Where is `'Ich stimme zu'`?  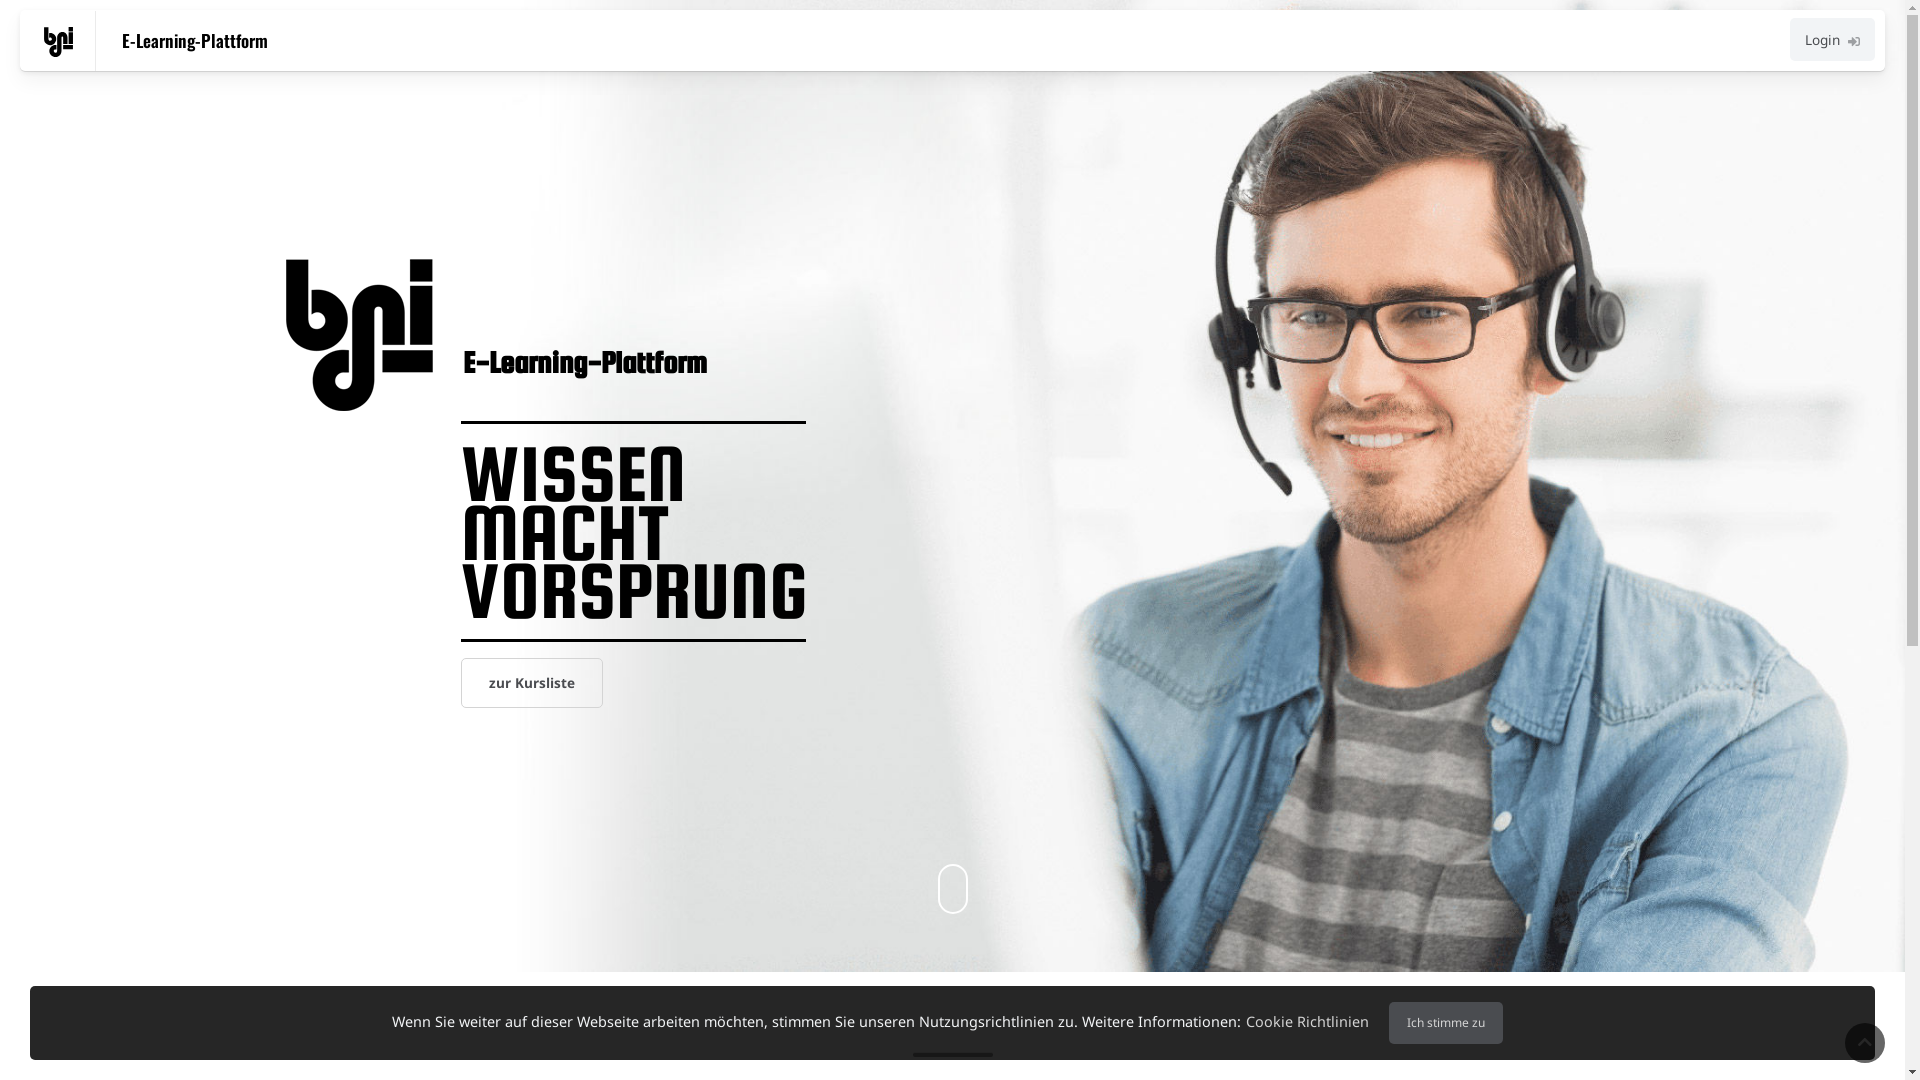 'Ich stimme zu' is located at coordinates (1446, 1022).